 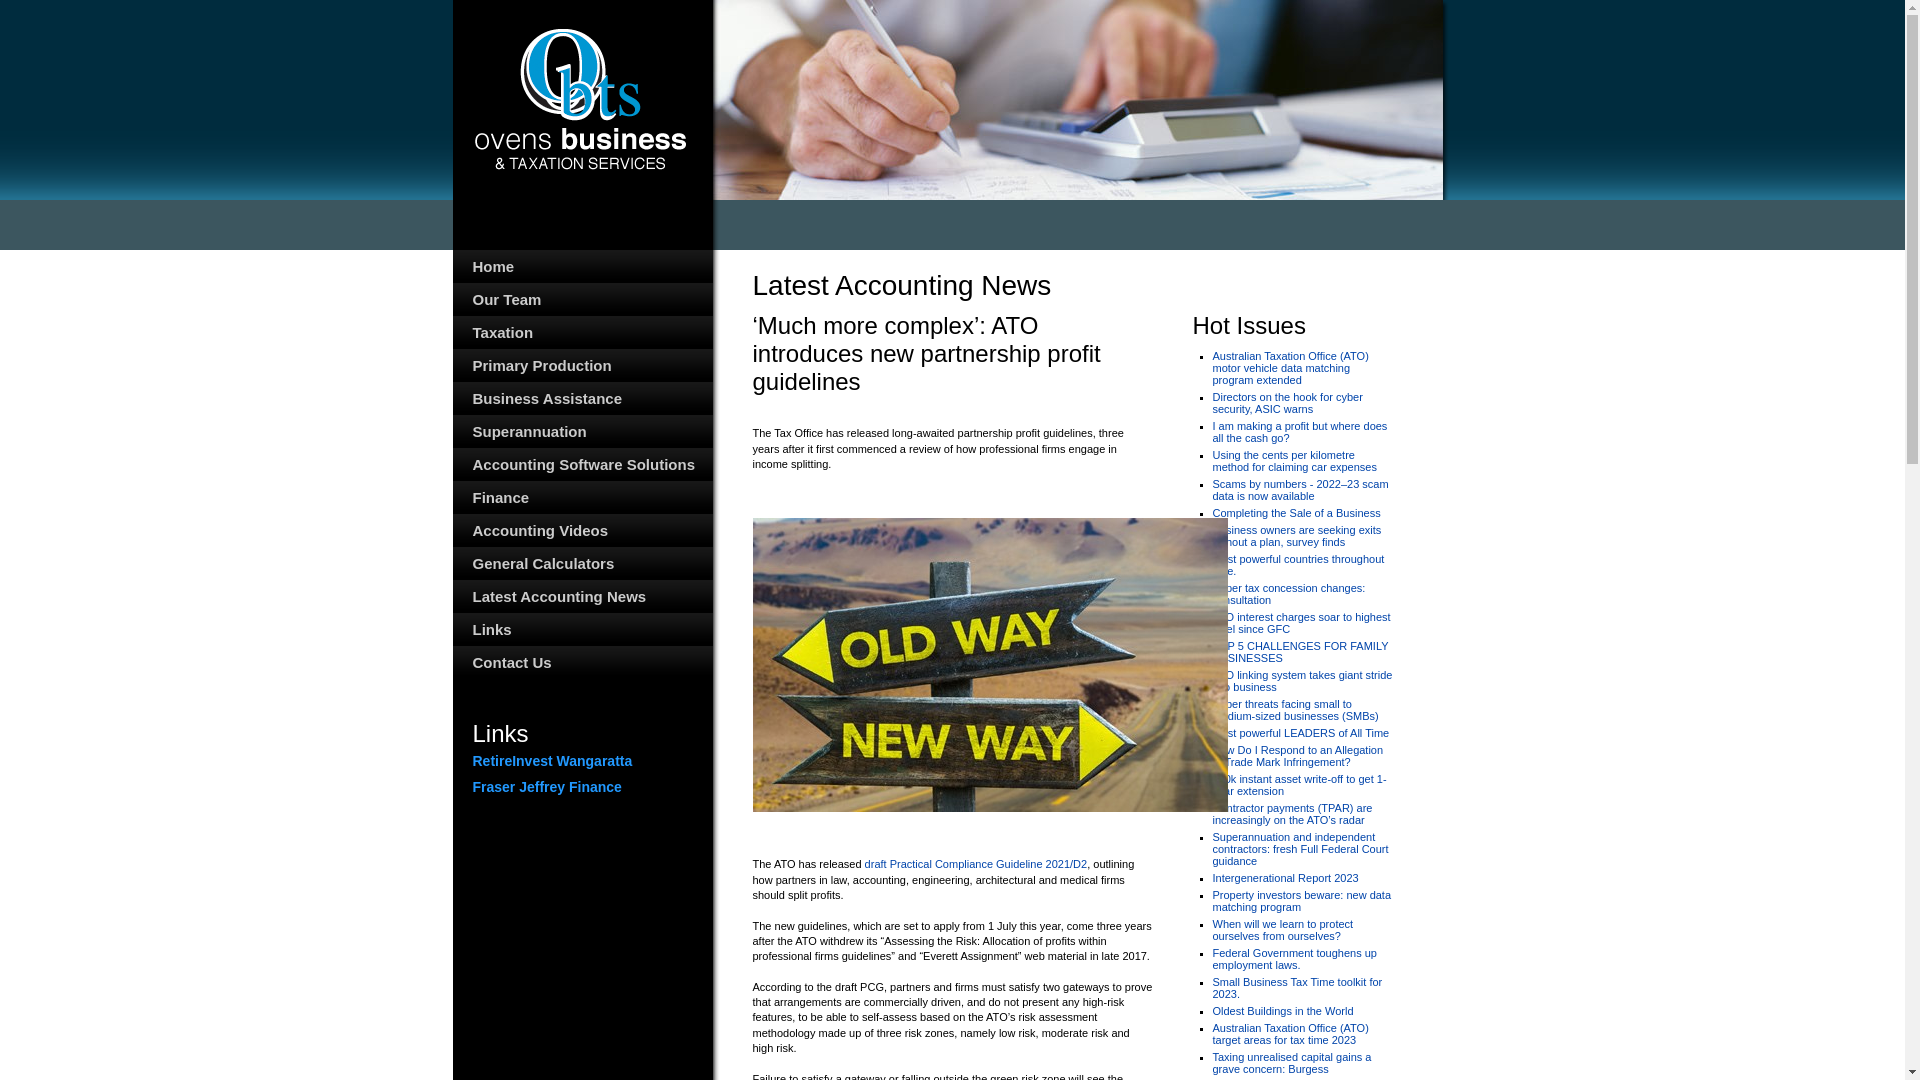 I want to click on 'Most powerful countries throughout time.', so click(x=1297, y=564).